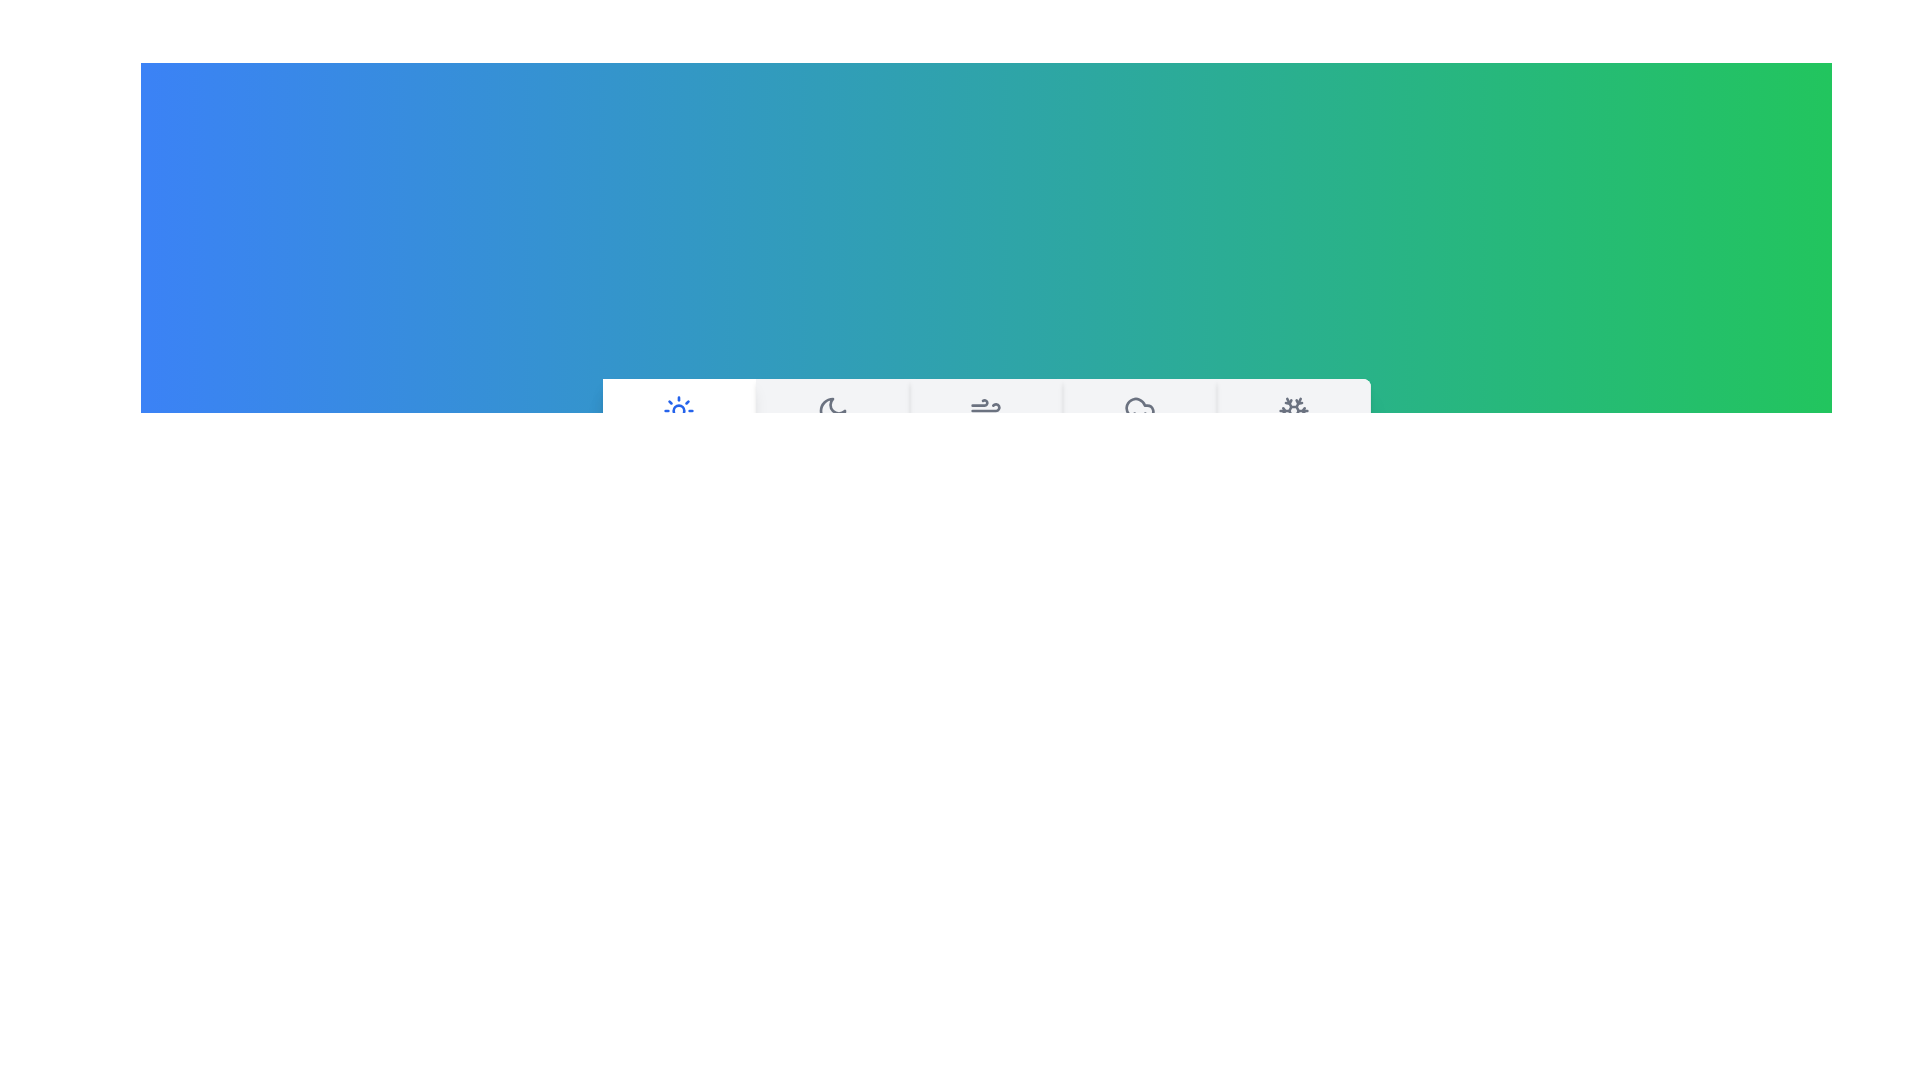 This screenshot has height=1080, width=1920. Describe the element at coordinates (832, 430) in the screenshot. I see `the weather tab labeled Night` at that location.